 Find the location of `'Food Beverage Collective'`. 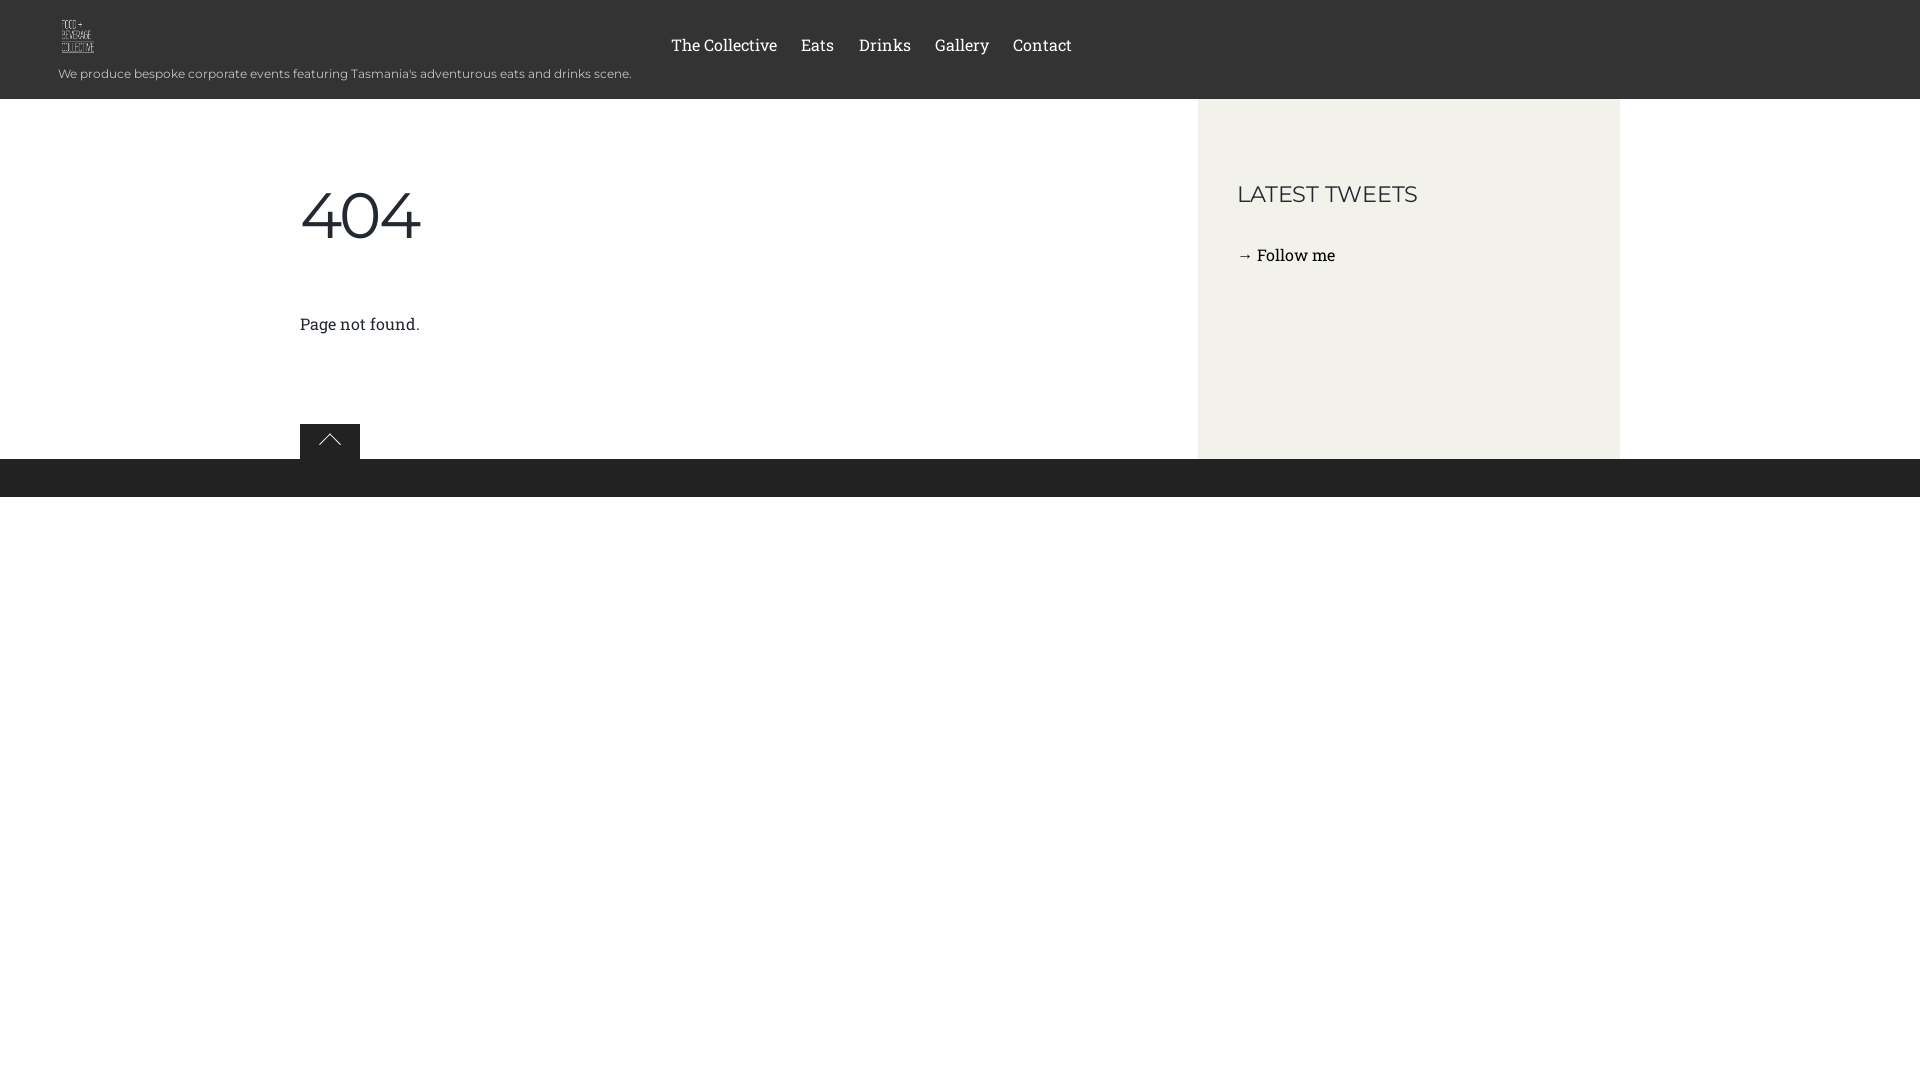

'Food Beverage Collective' is located at coordinates (77, 35).